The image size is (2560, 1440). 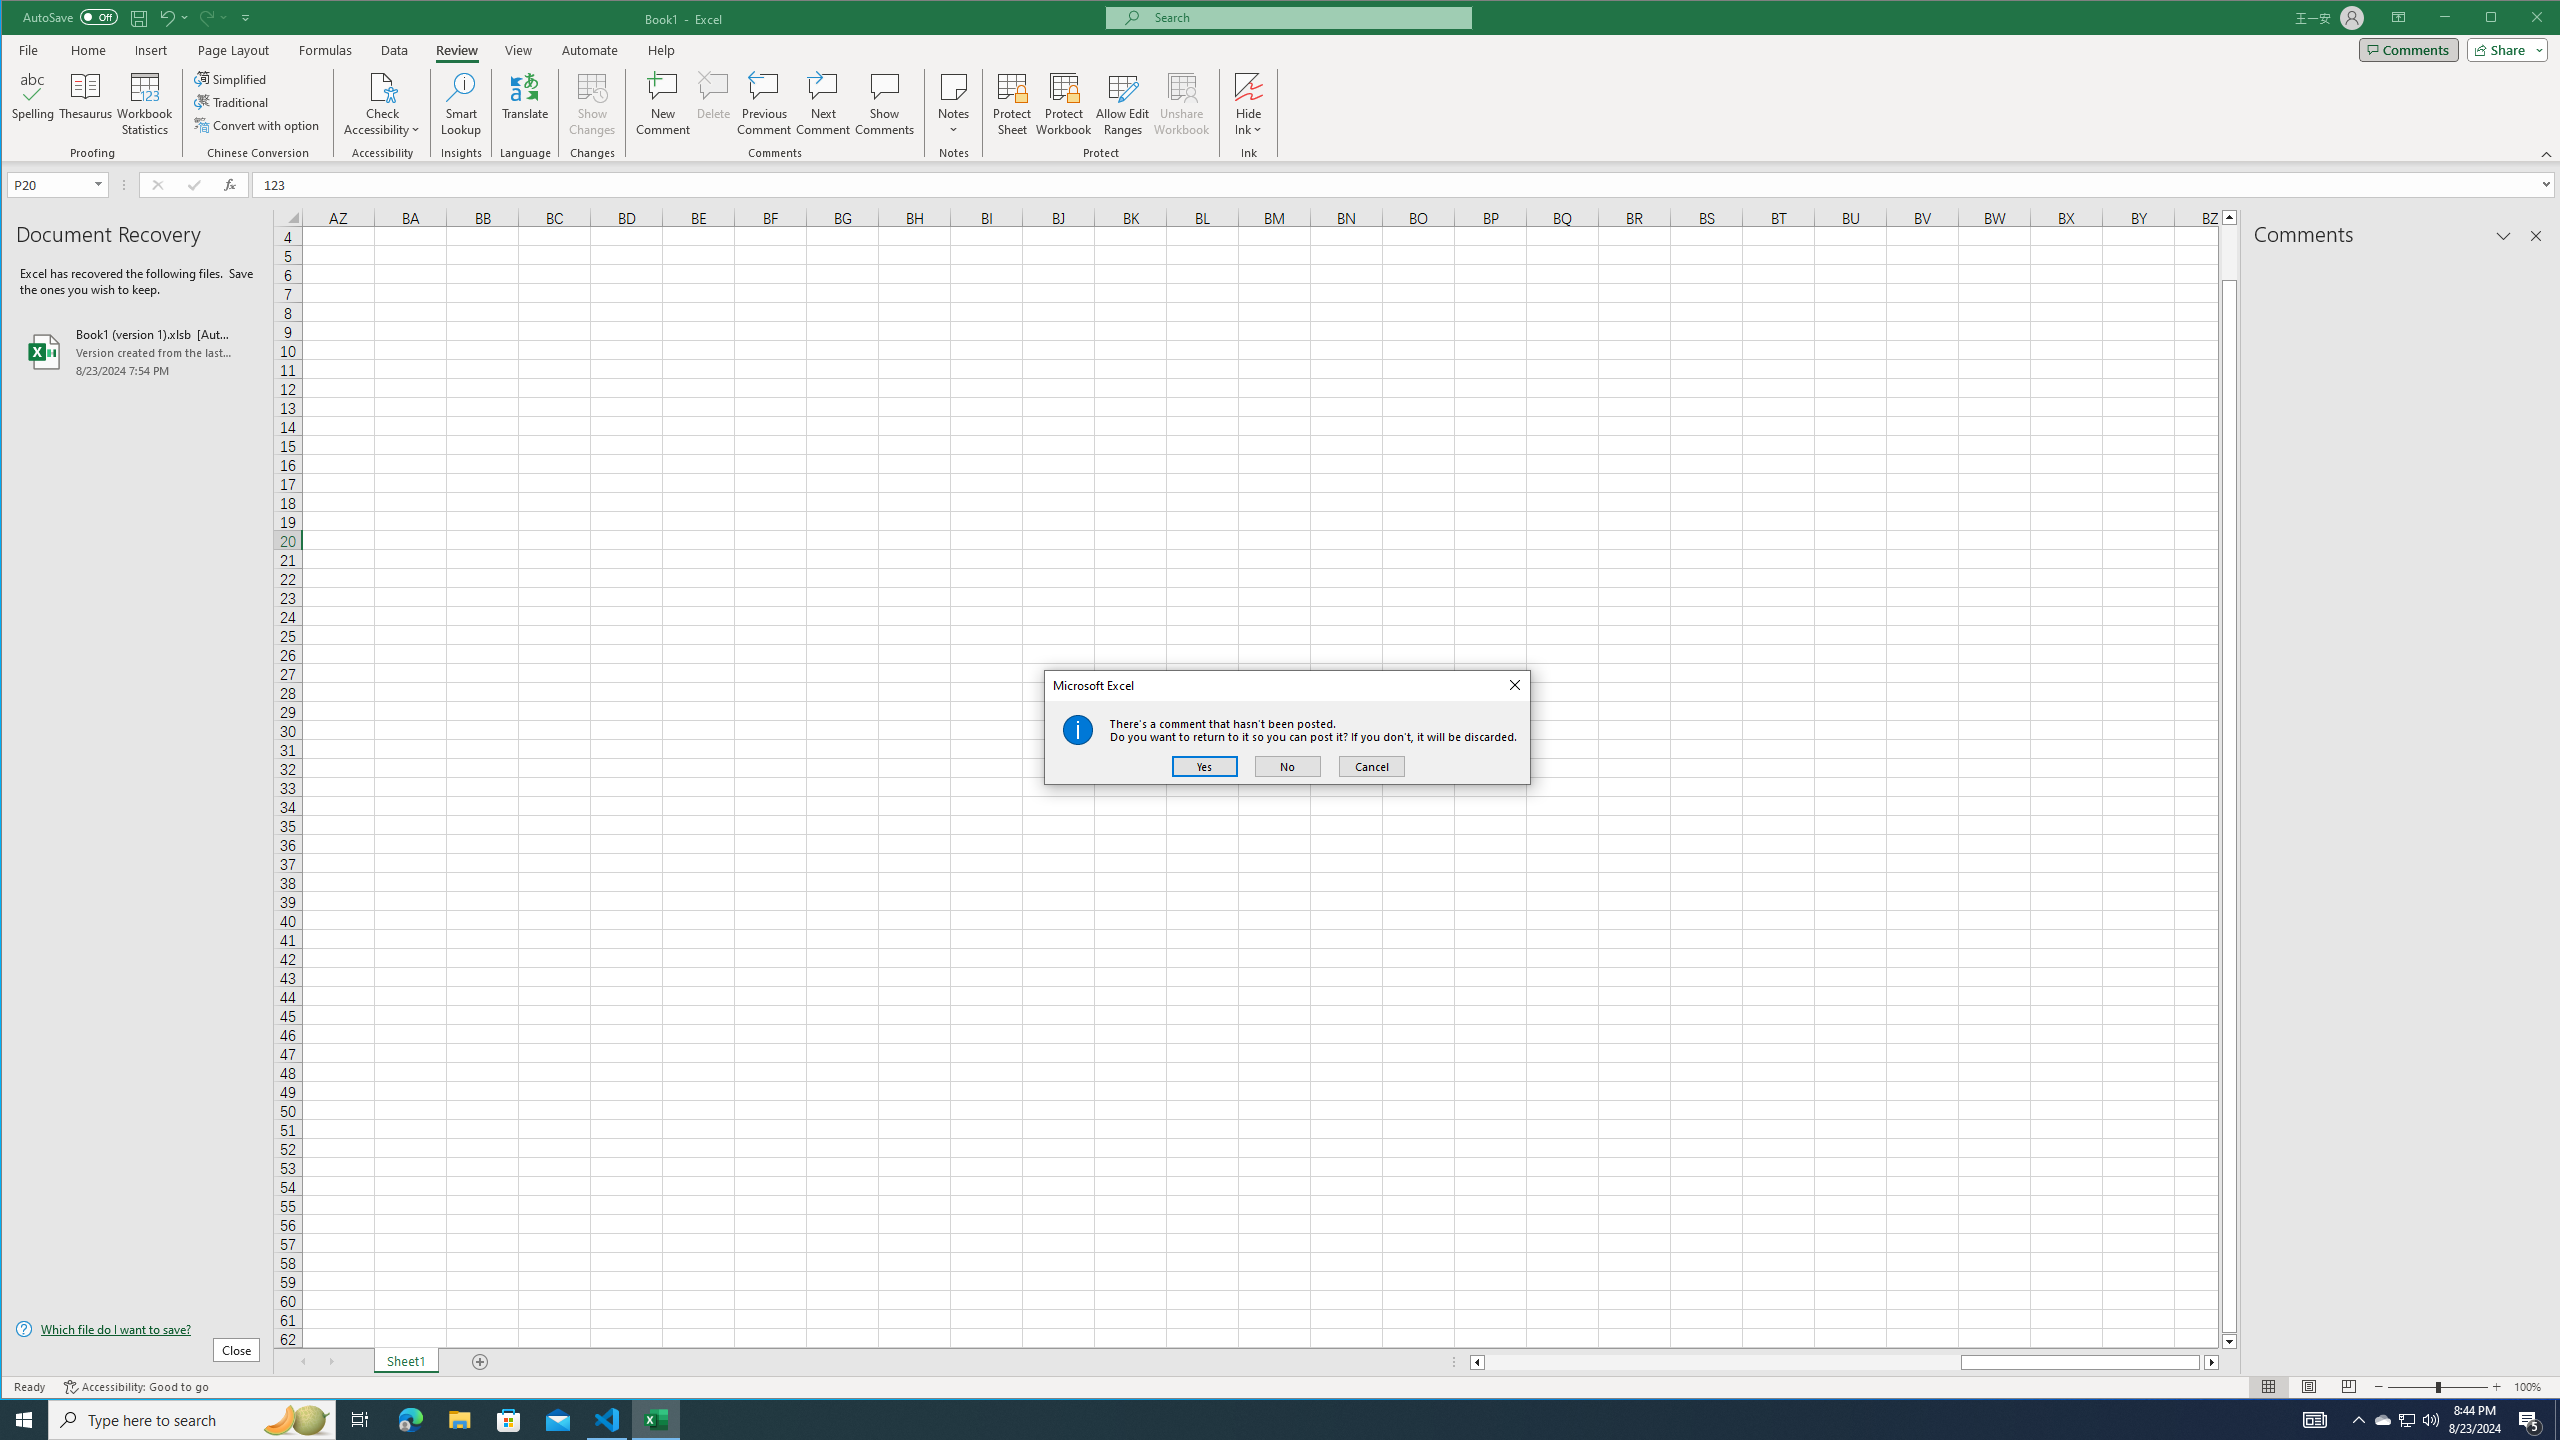 I want to click on 'Excel - 1 running window', so click(x=656, y=1418).